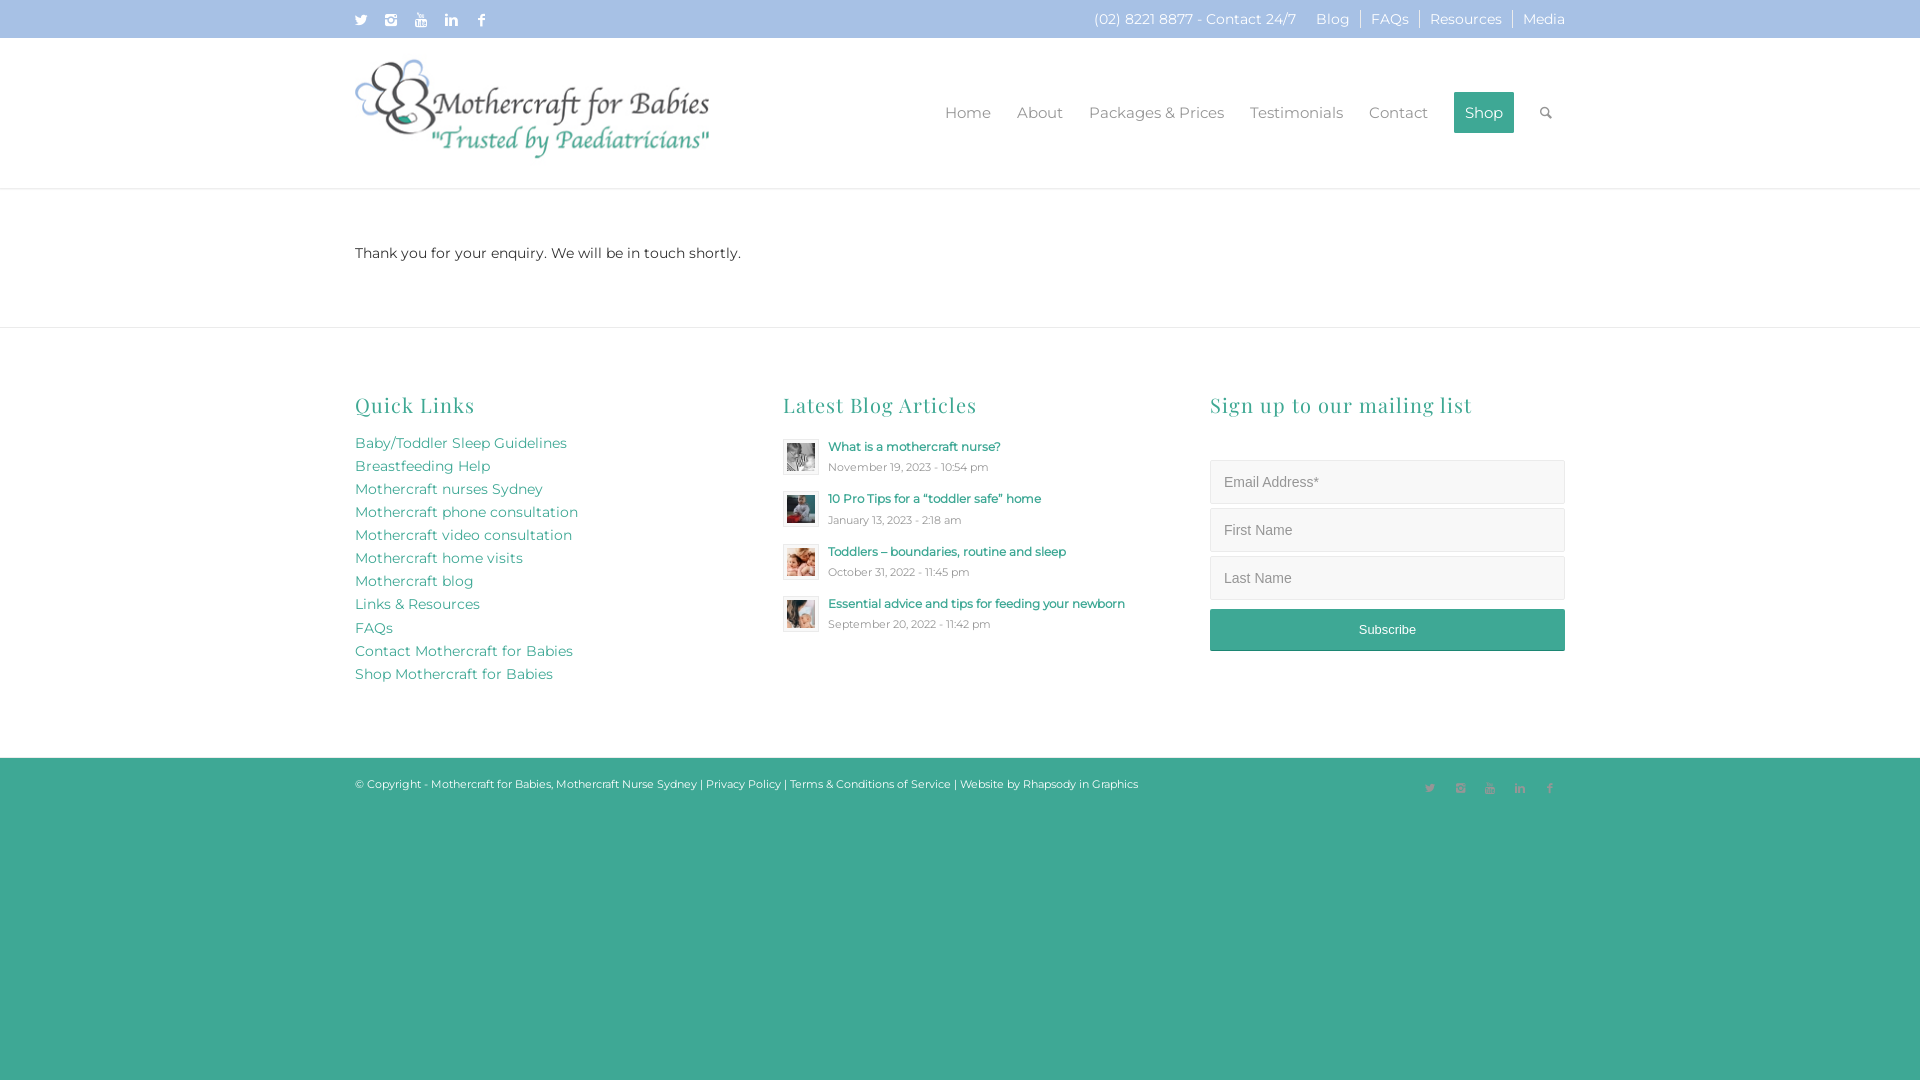  Describe the element at coordinates (1429, 786) in the screenshot. I see `'Twitter'` at that location.